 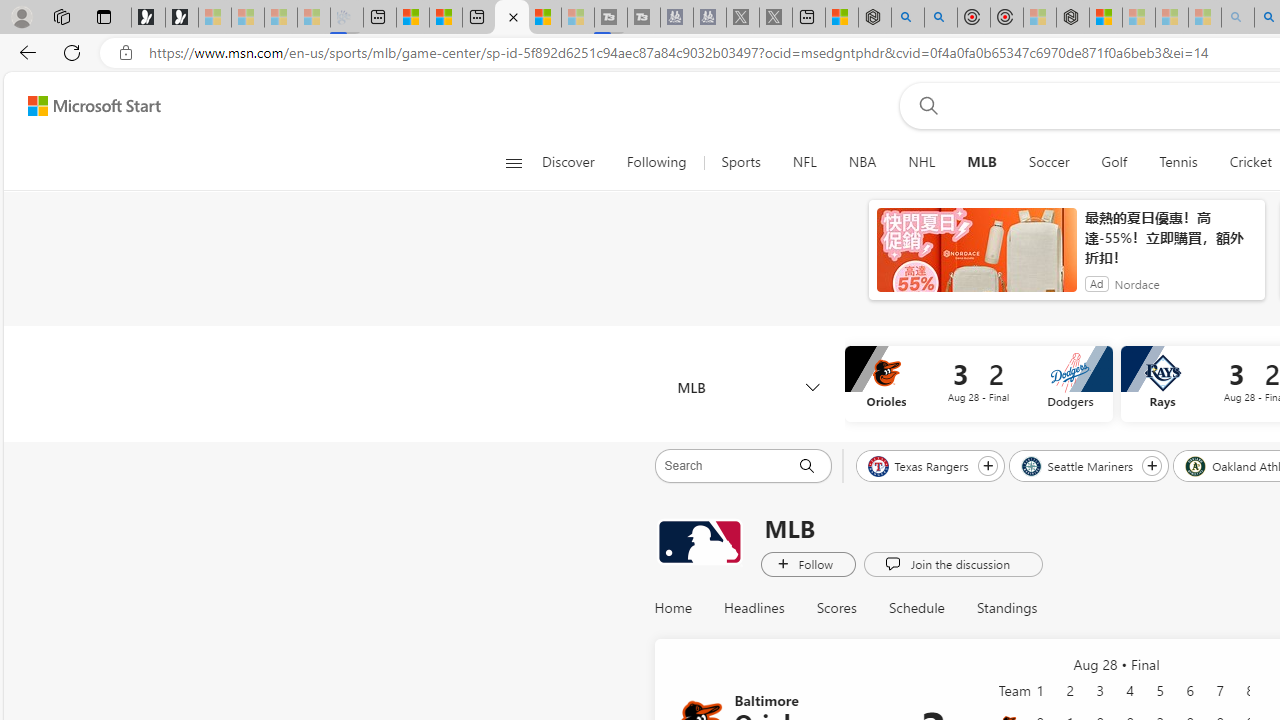 I want to click on 'Soccer', so click(x=1047, y=162).